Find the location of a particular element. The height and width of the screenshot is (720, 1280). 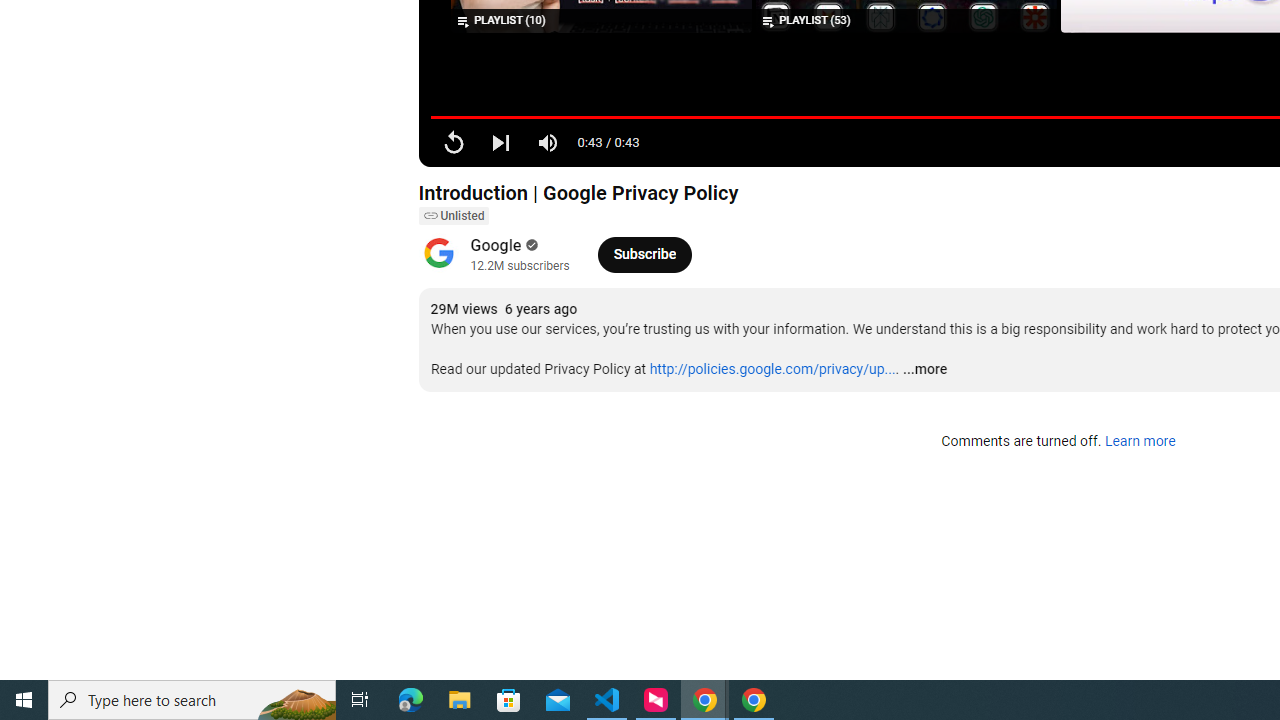

'...more' is located at coordinates (923, 370).